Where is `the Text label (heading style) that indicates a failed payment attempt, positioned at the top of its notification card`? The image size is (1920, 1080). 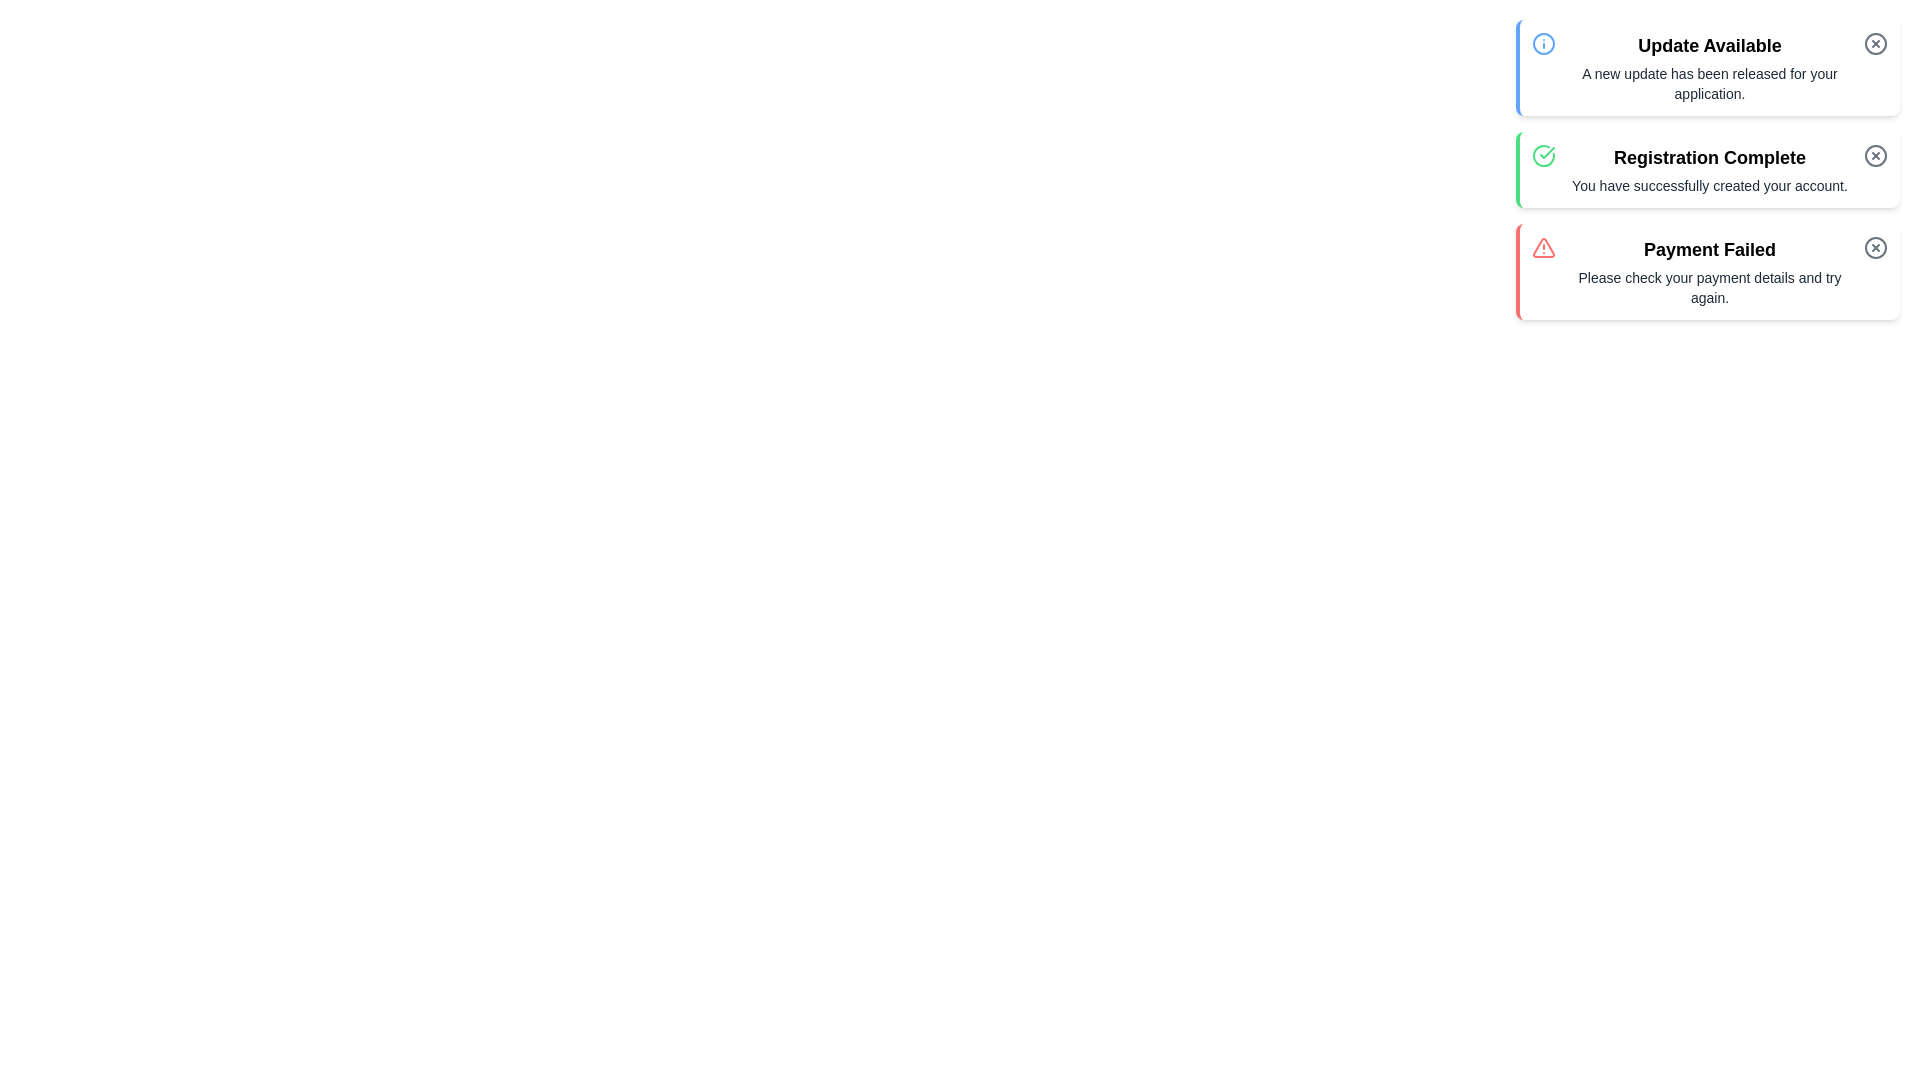
the Text label (heading style) that indicates a failed payment attempt, positioned at the top of its notification card is located at coordinates (1708, 249).